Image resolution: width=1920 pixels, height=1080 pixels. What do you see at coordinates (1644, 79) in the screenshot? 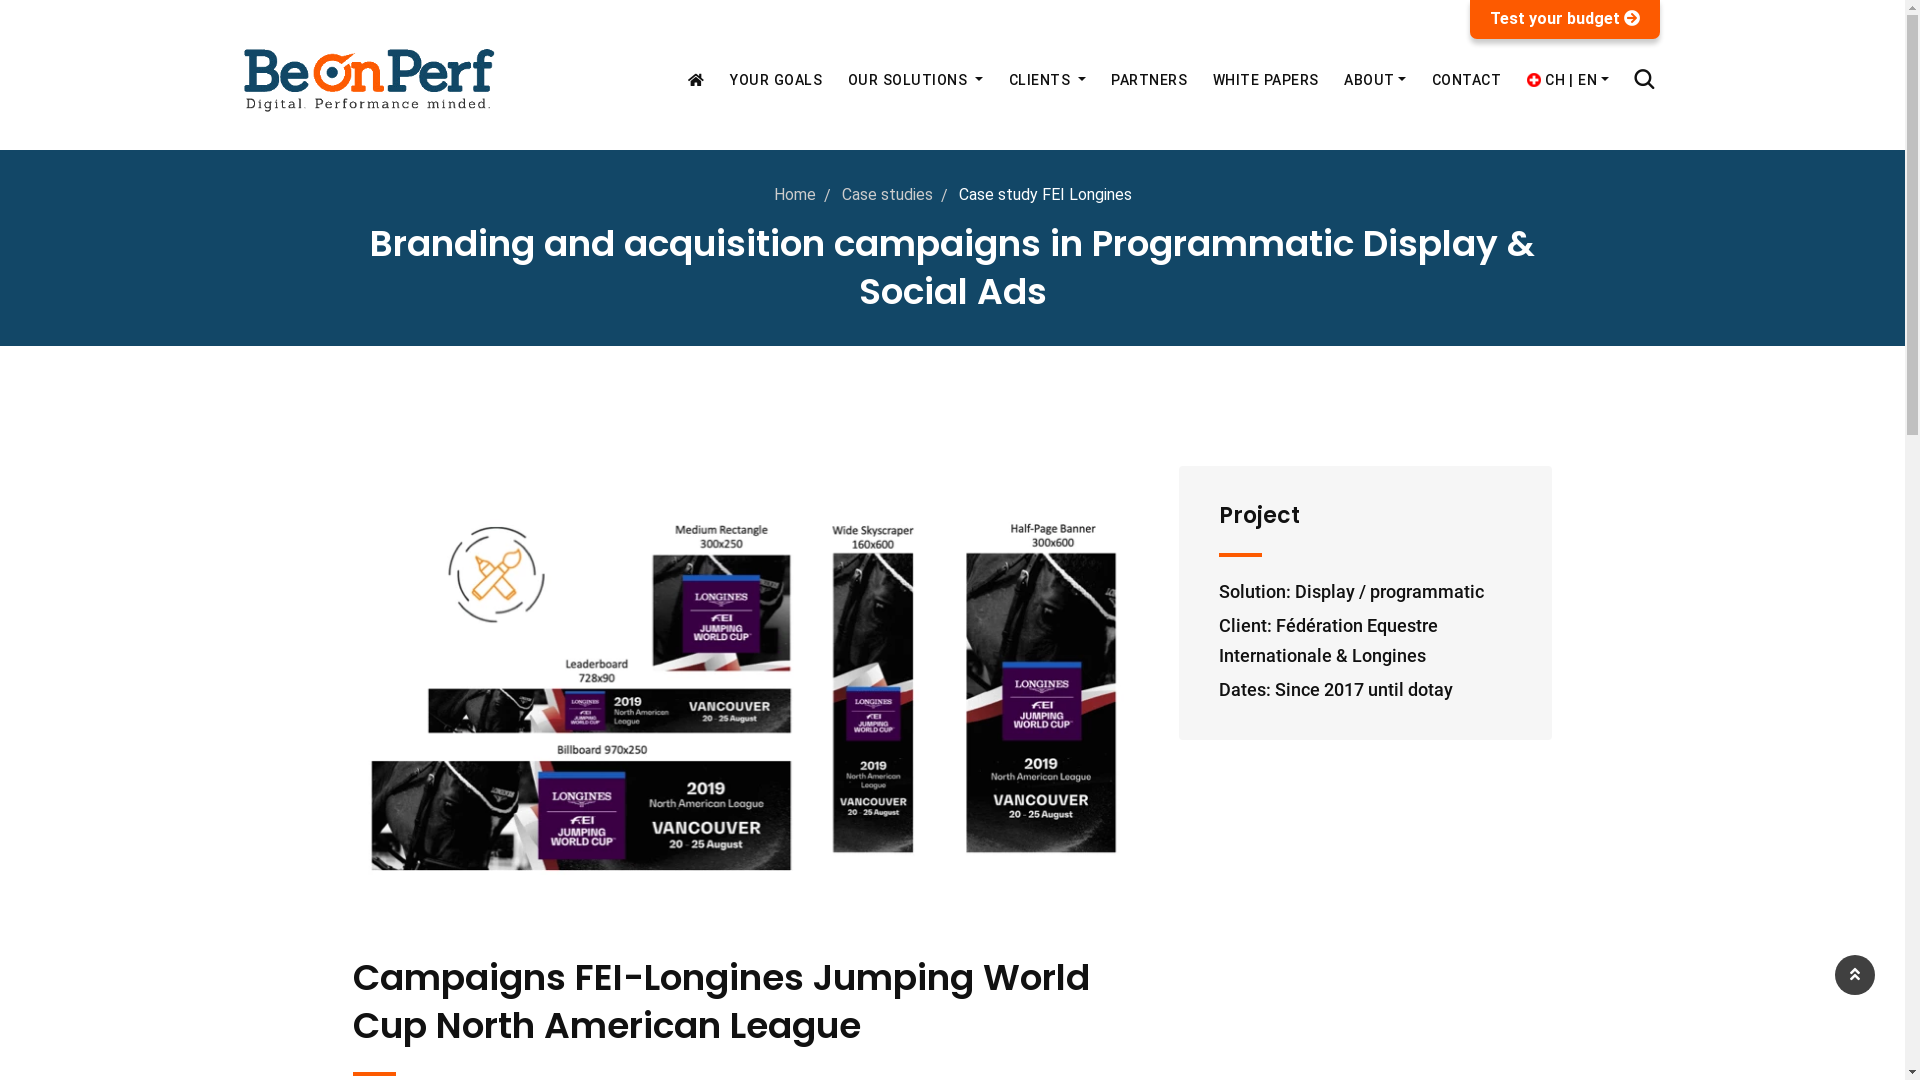
I see `'Search'` at bounding box center [1644, 79].